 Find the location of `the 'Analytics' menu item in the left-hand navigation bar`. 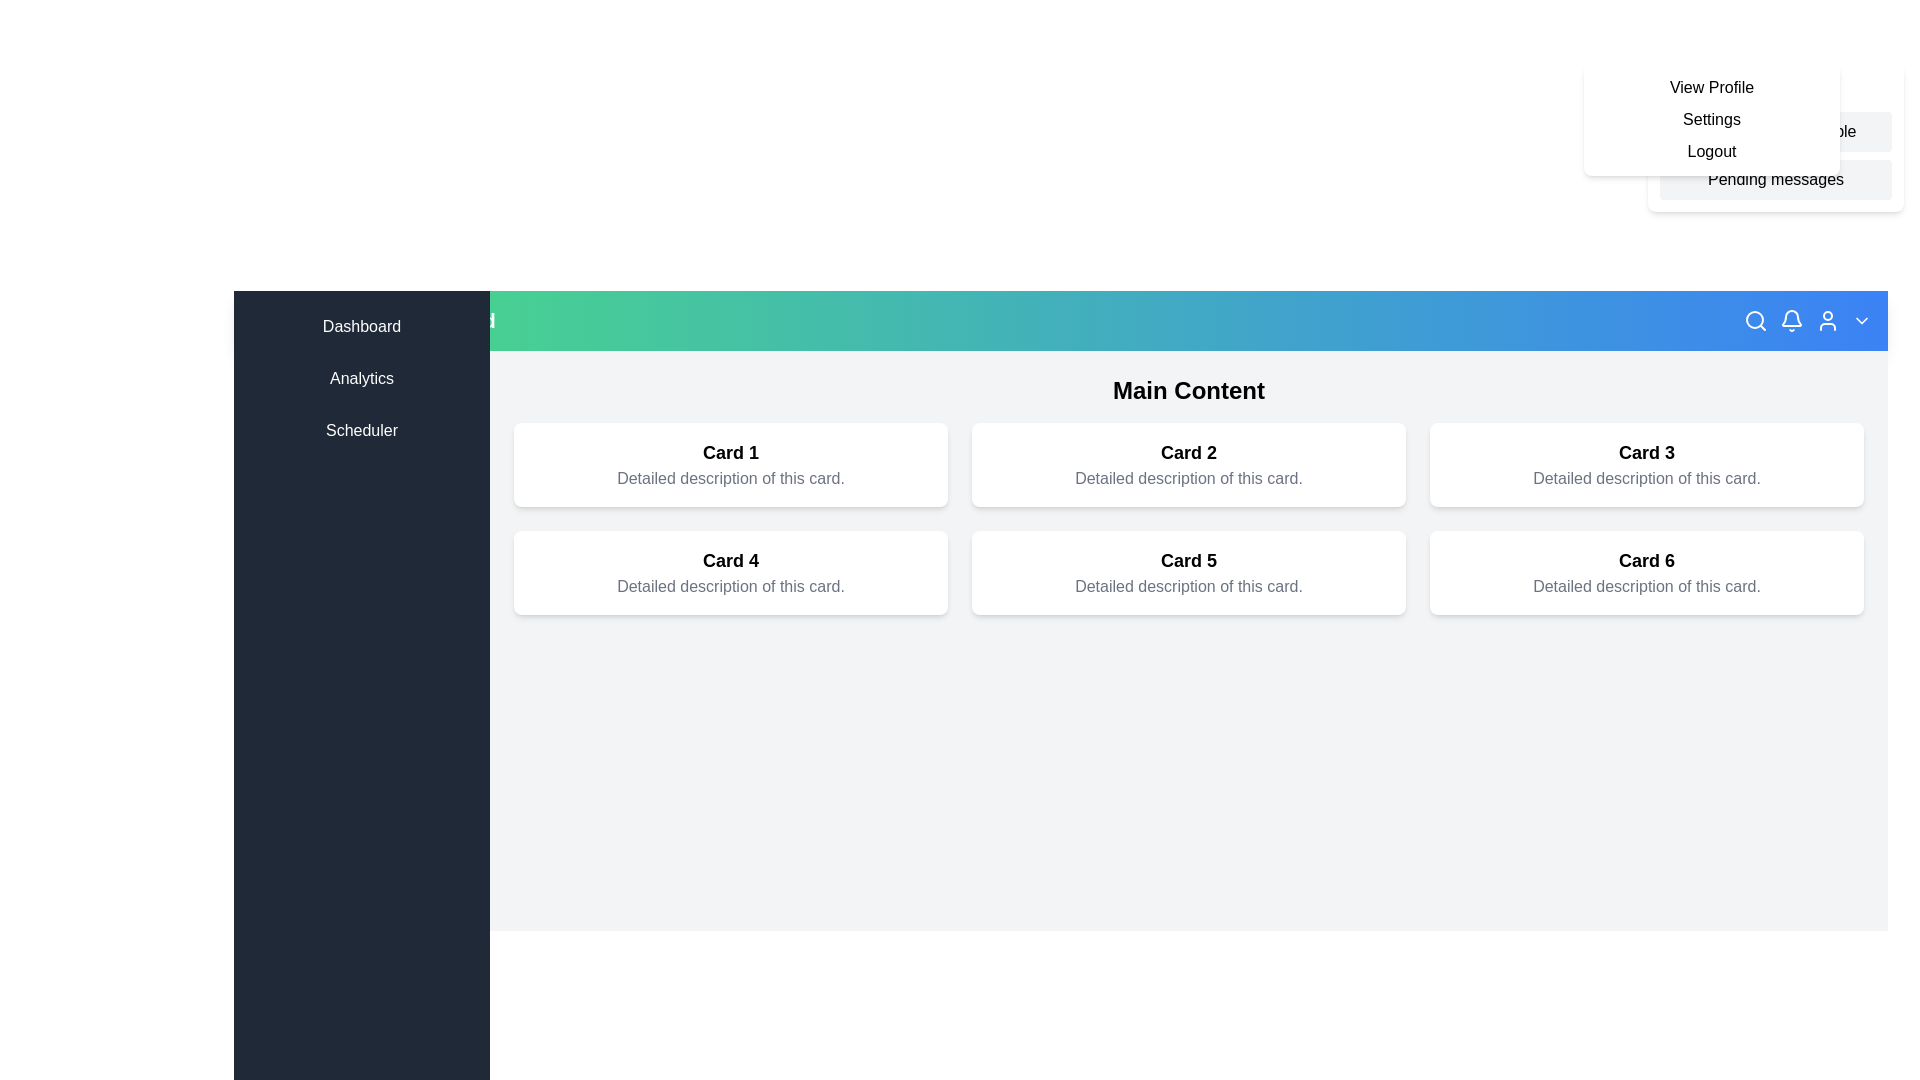

the 'Analytics' menu item in the left-hand navigation bar is located at coordinates (361, 378).